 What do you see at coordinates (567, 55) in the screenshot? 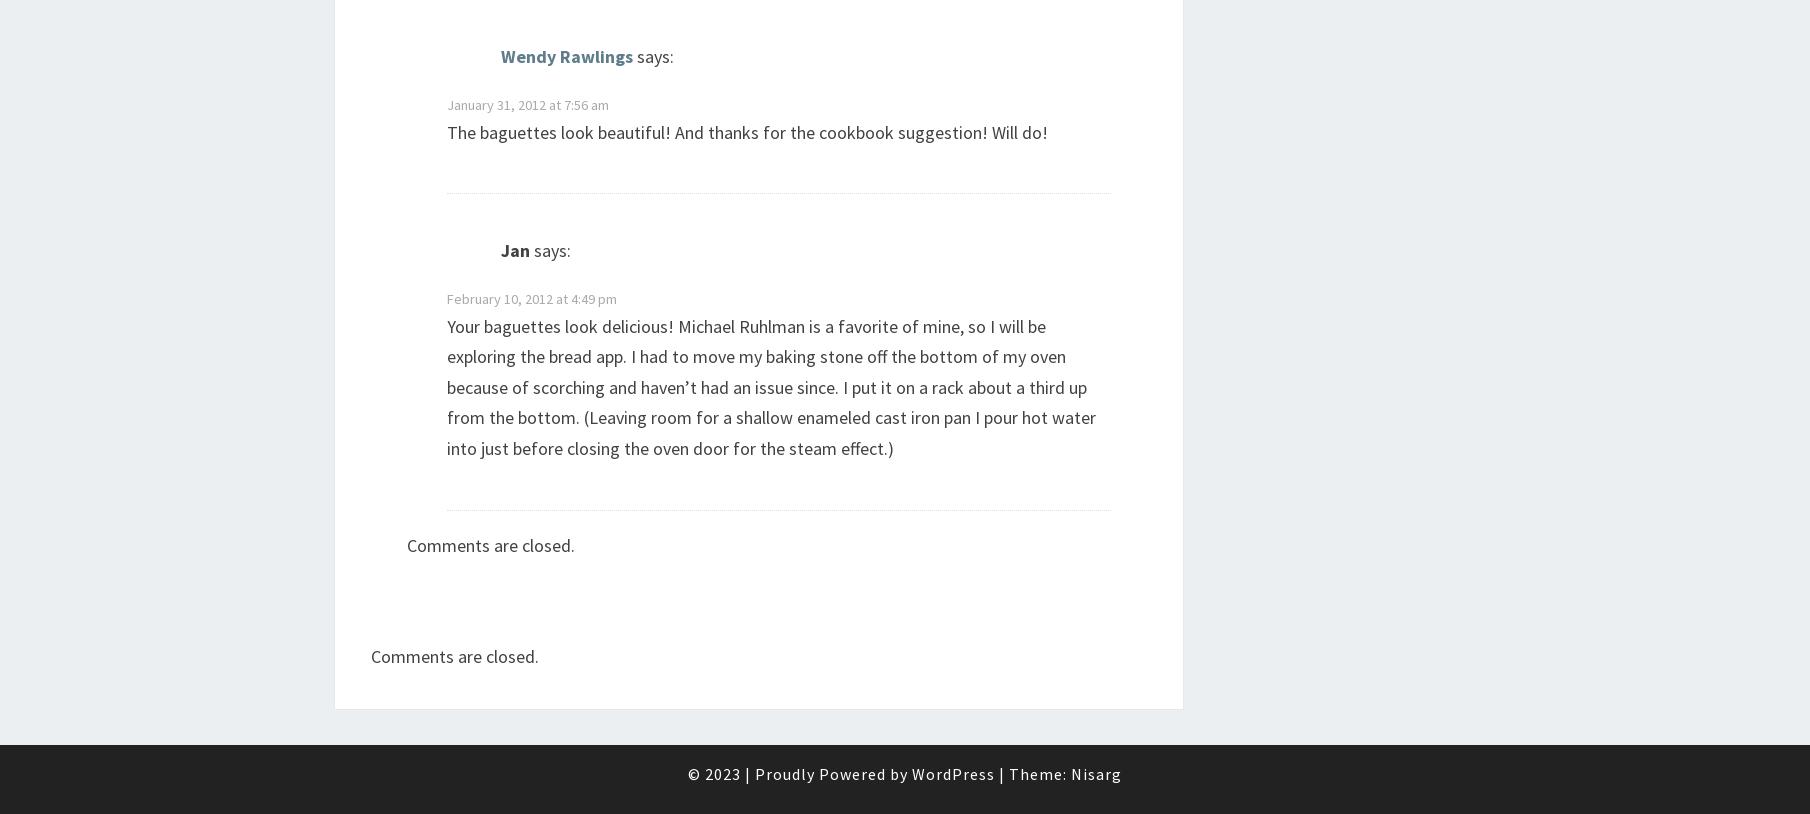
I see `'Wendy Rawlings'` at bounding box center [567, 55].